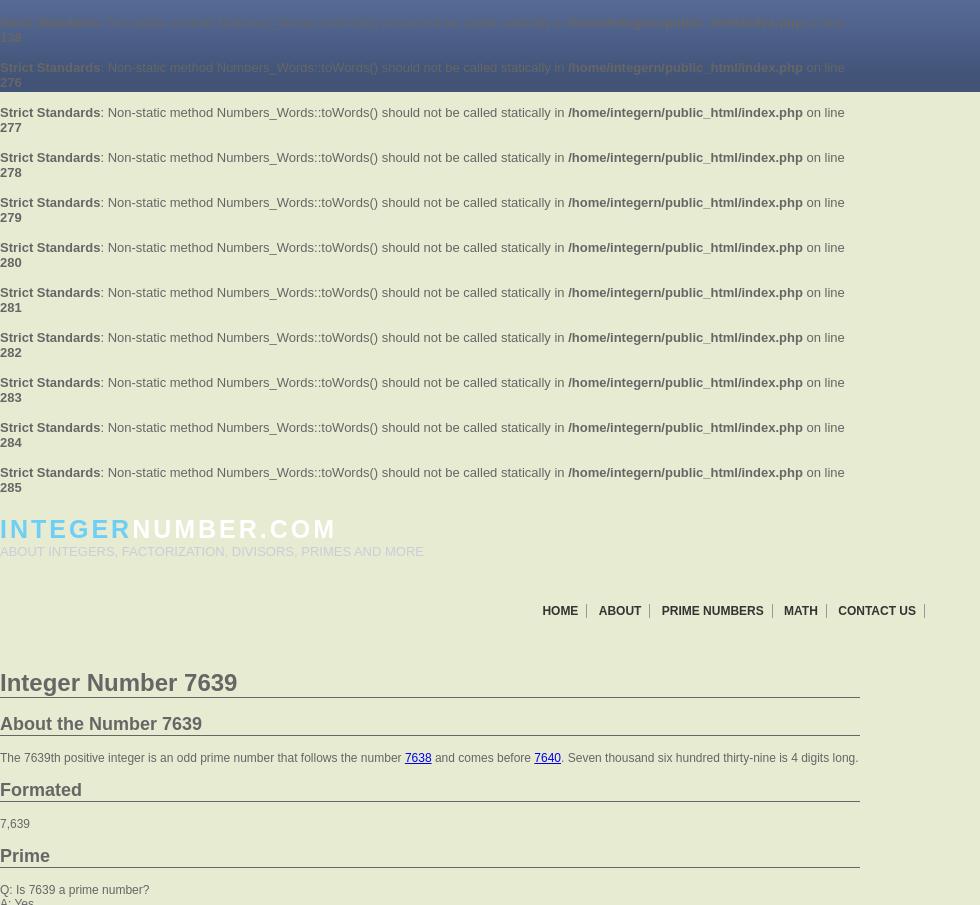  I want to click on '7638', so click(417, 758).